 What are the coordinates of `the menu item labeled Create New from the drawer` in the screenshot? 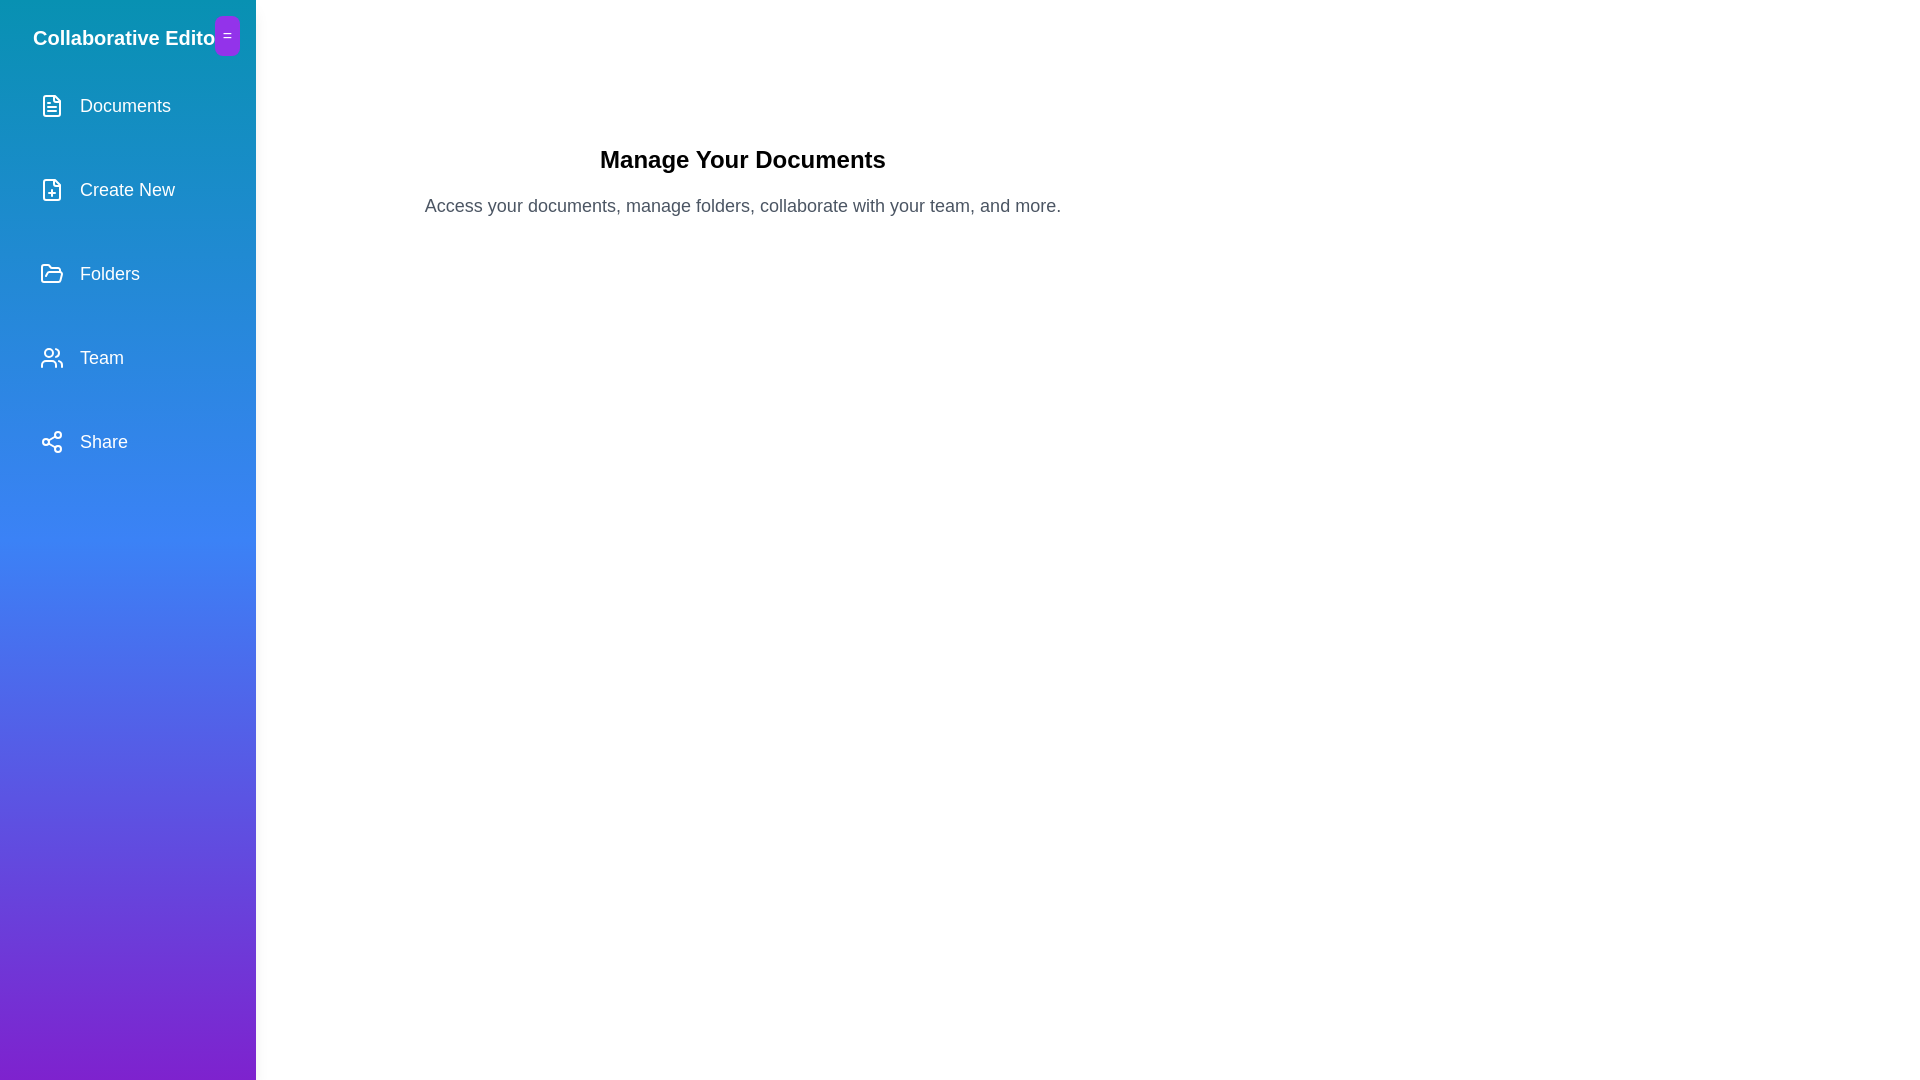 It's located at (127, 189).